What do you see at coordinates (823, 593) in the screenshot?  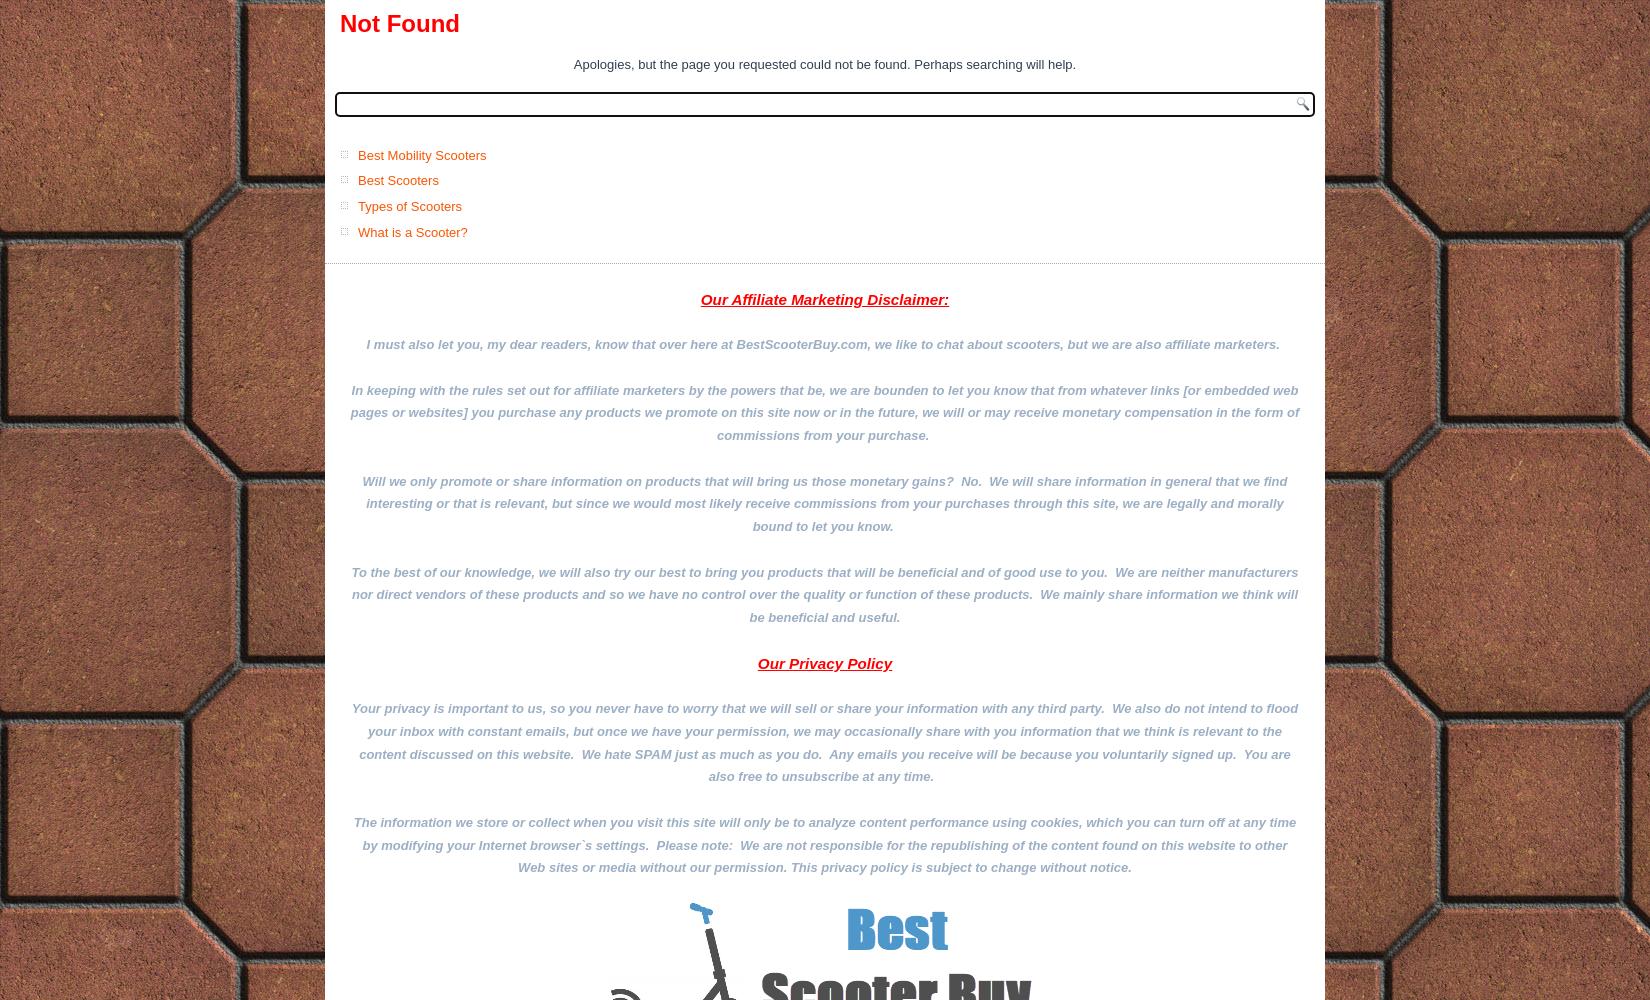 I see `'To the best of our knowledge, we will also try our best to bring you products that will be beneficial and of good use to you.  We are neither manufacturers nor direct vendors of these products and so we have no control over the quality or function of these products.  We mainly share information we think will be beneficial and useful.'` at bounding box center [823, 593].